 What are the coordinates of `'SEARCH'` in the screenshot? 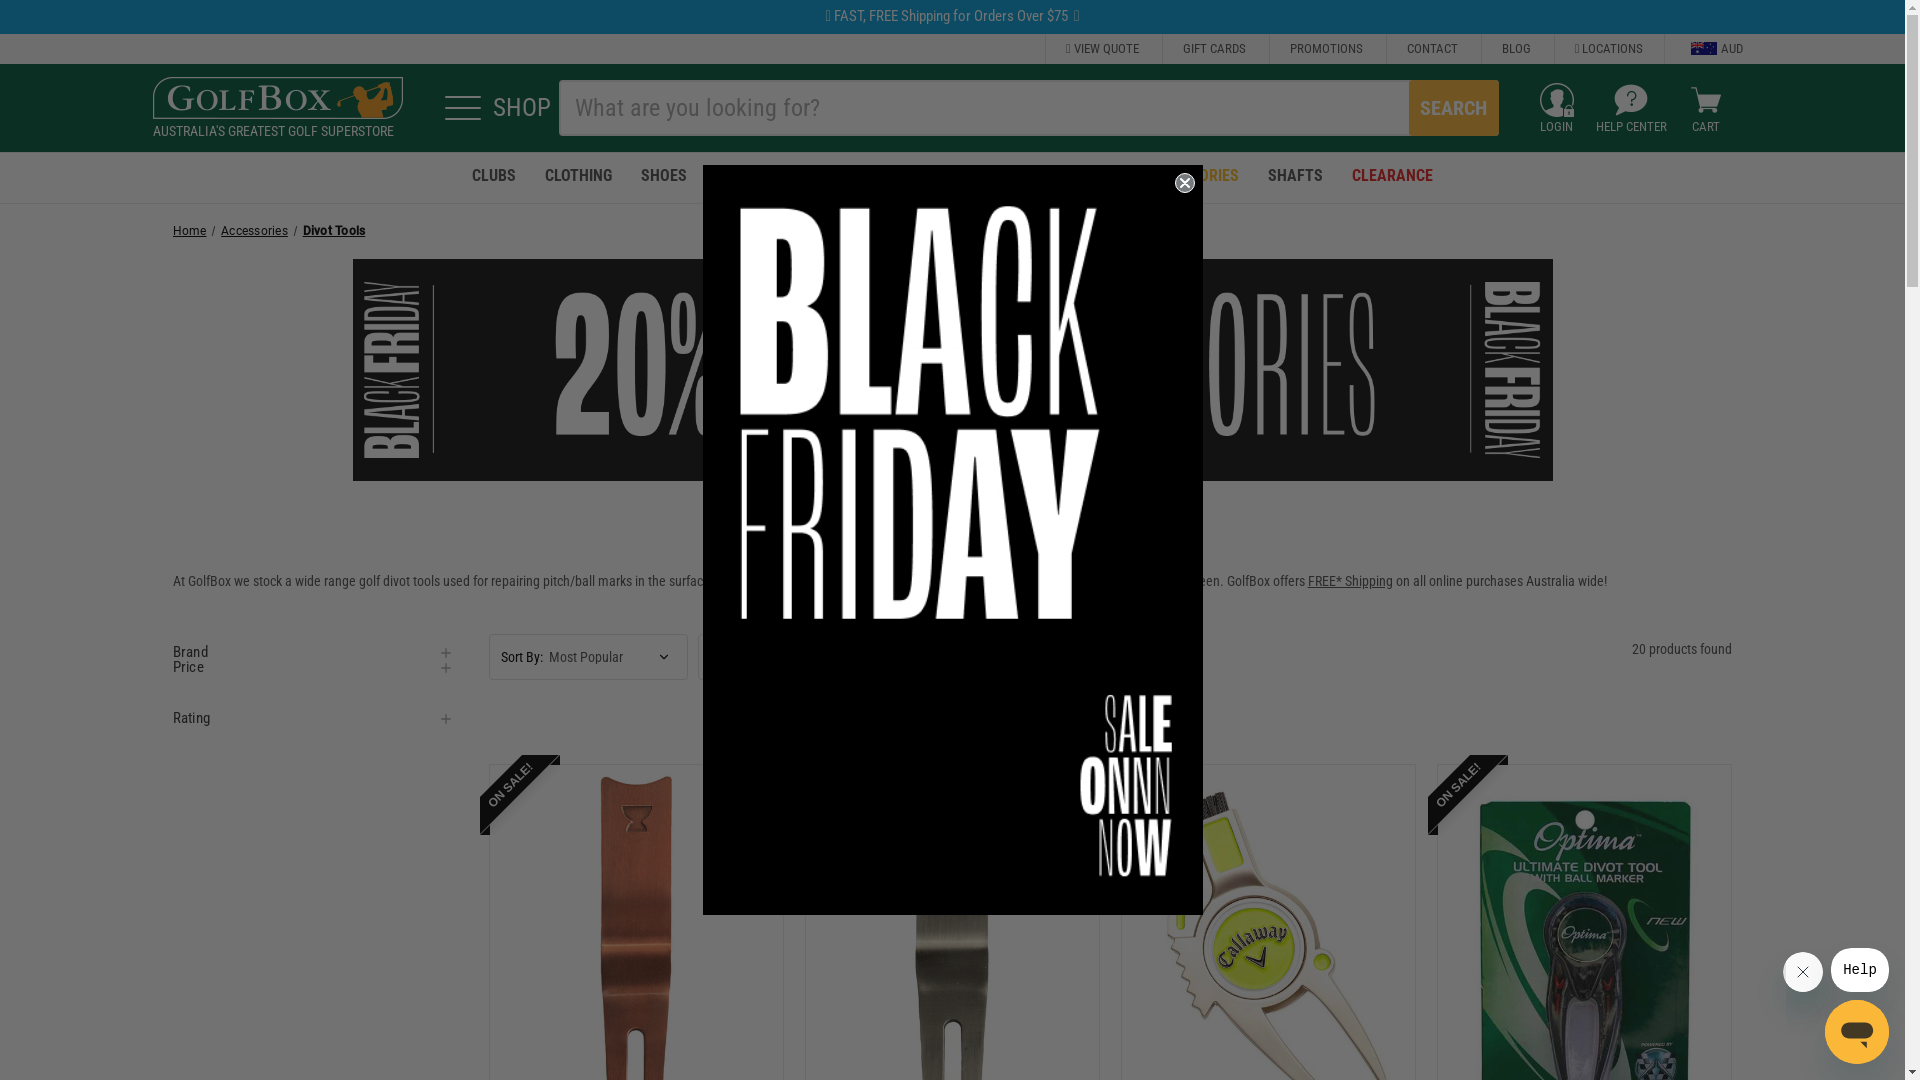 It's located at (1454, 108).